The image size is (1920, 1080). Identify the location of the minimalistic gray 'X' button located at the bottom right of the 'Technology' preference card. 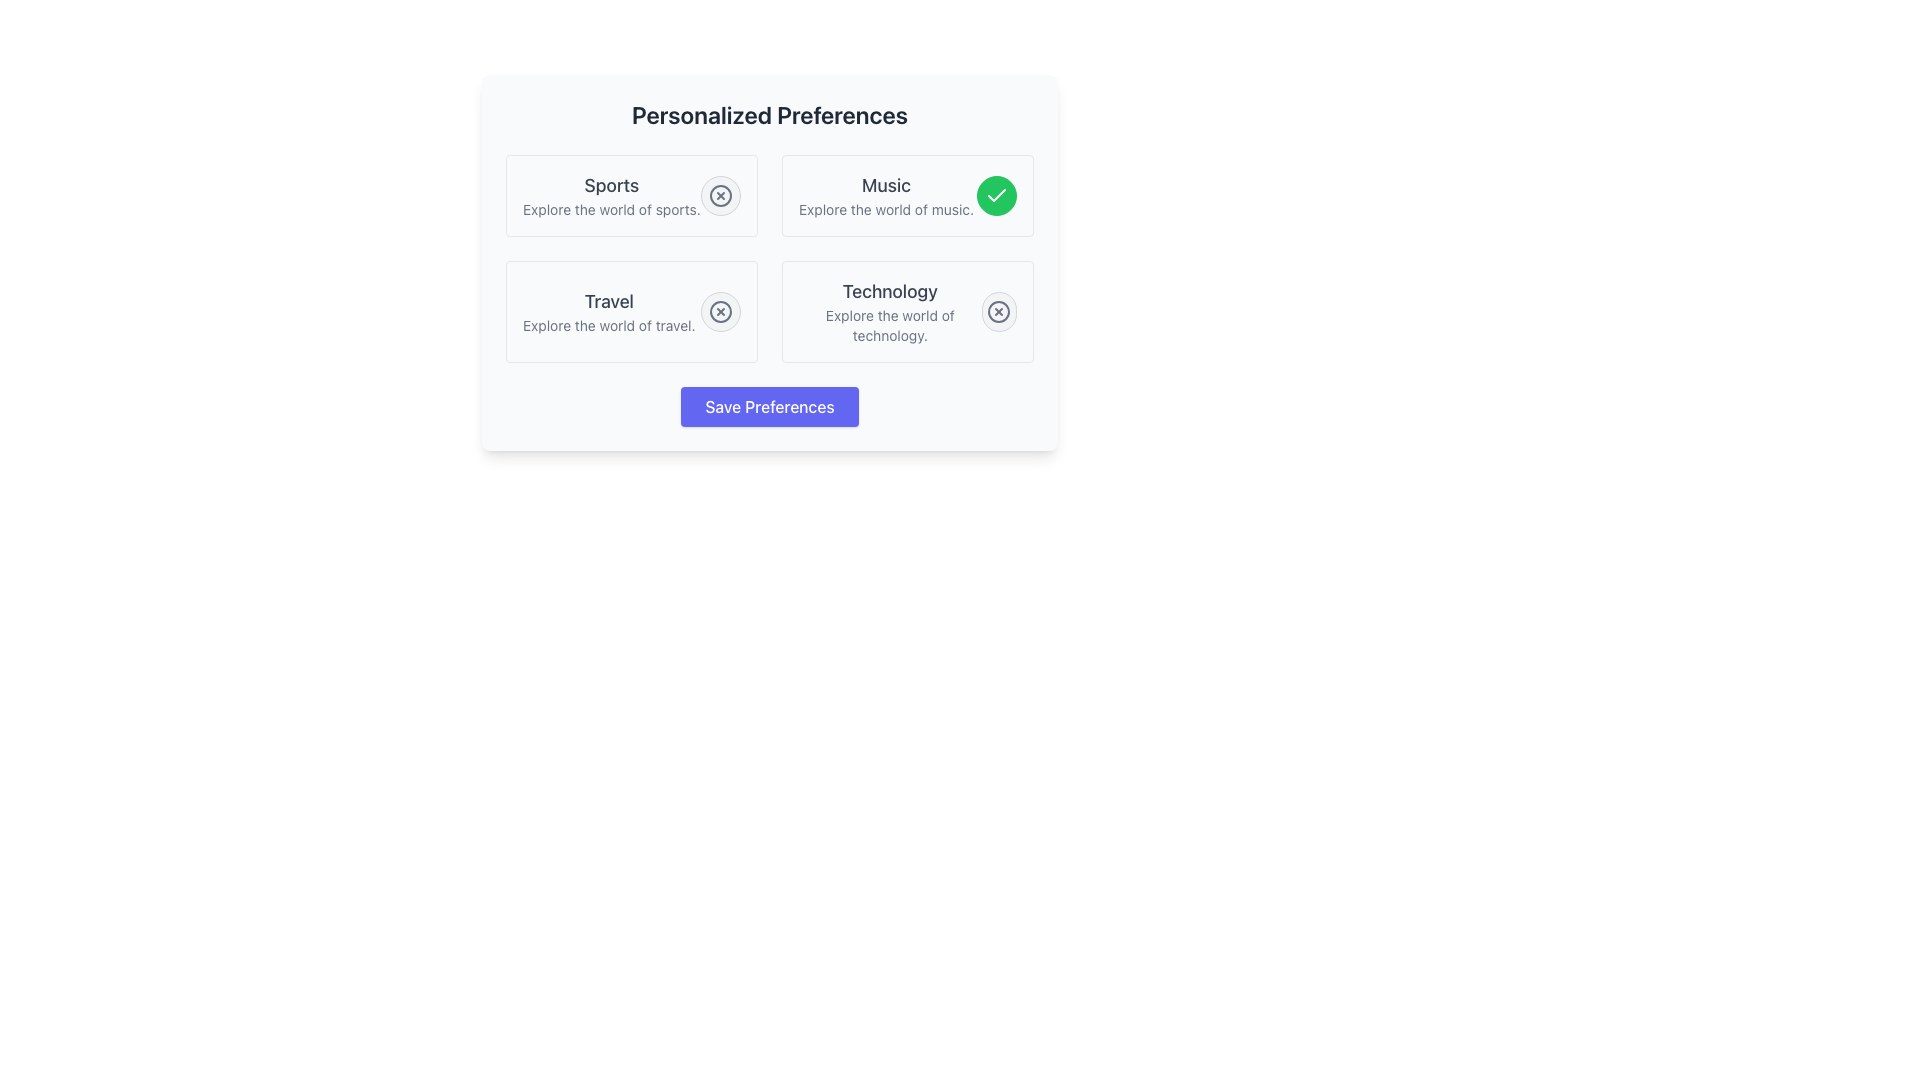
(999, 312).